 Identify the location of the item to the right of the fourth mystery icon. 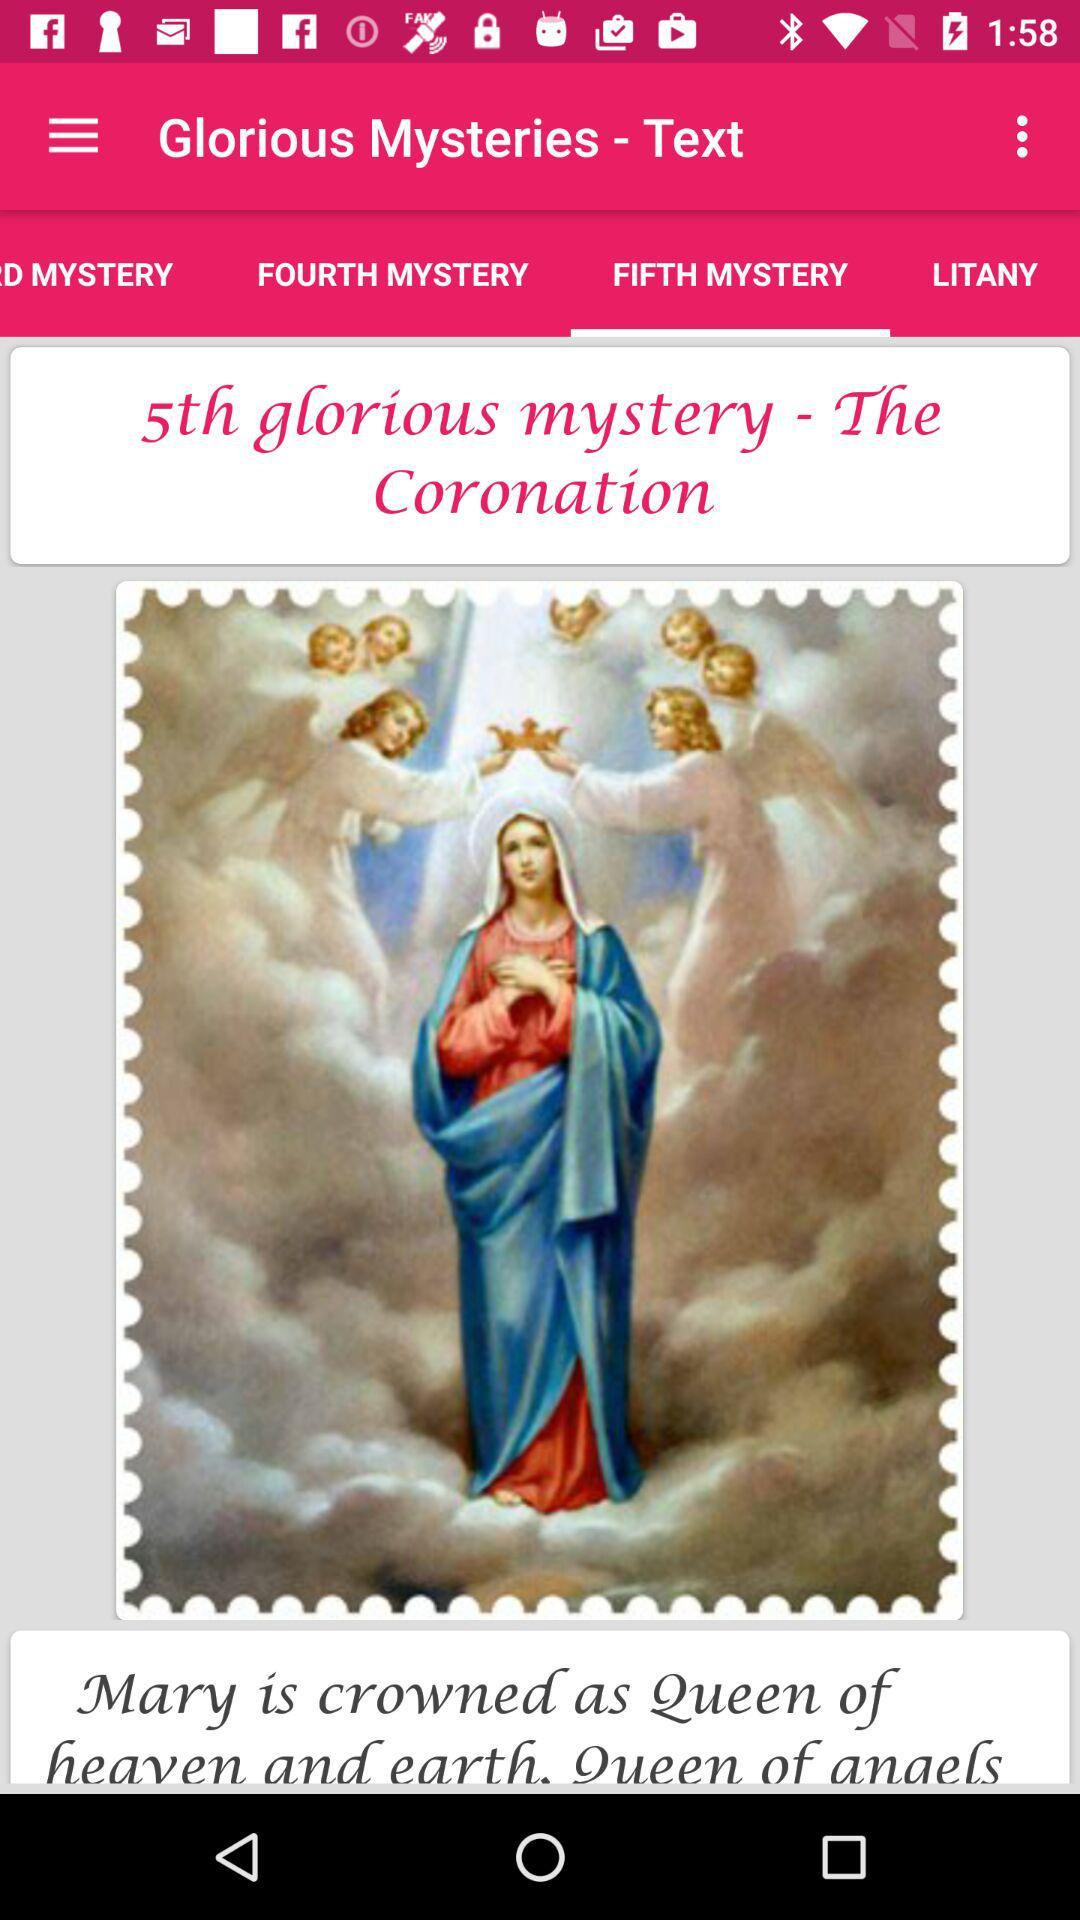
(730, 272).